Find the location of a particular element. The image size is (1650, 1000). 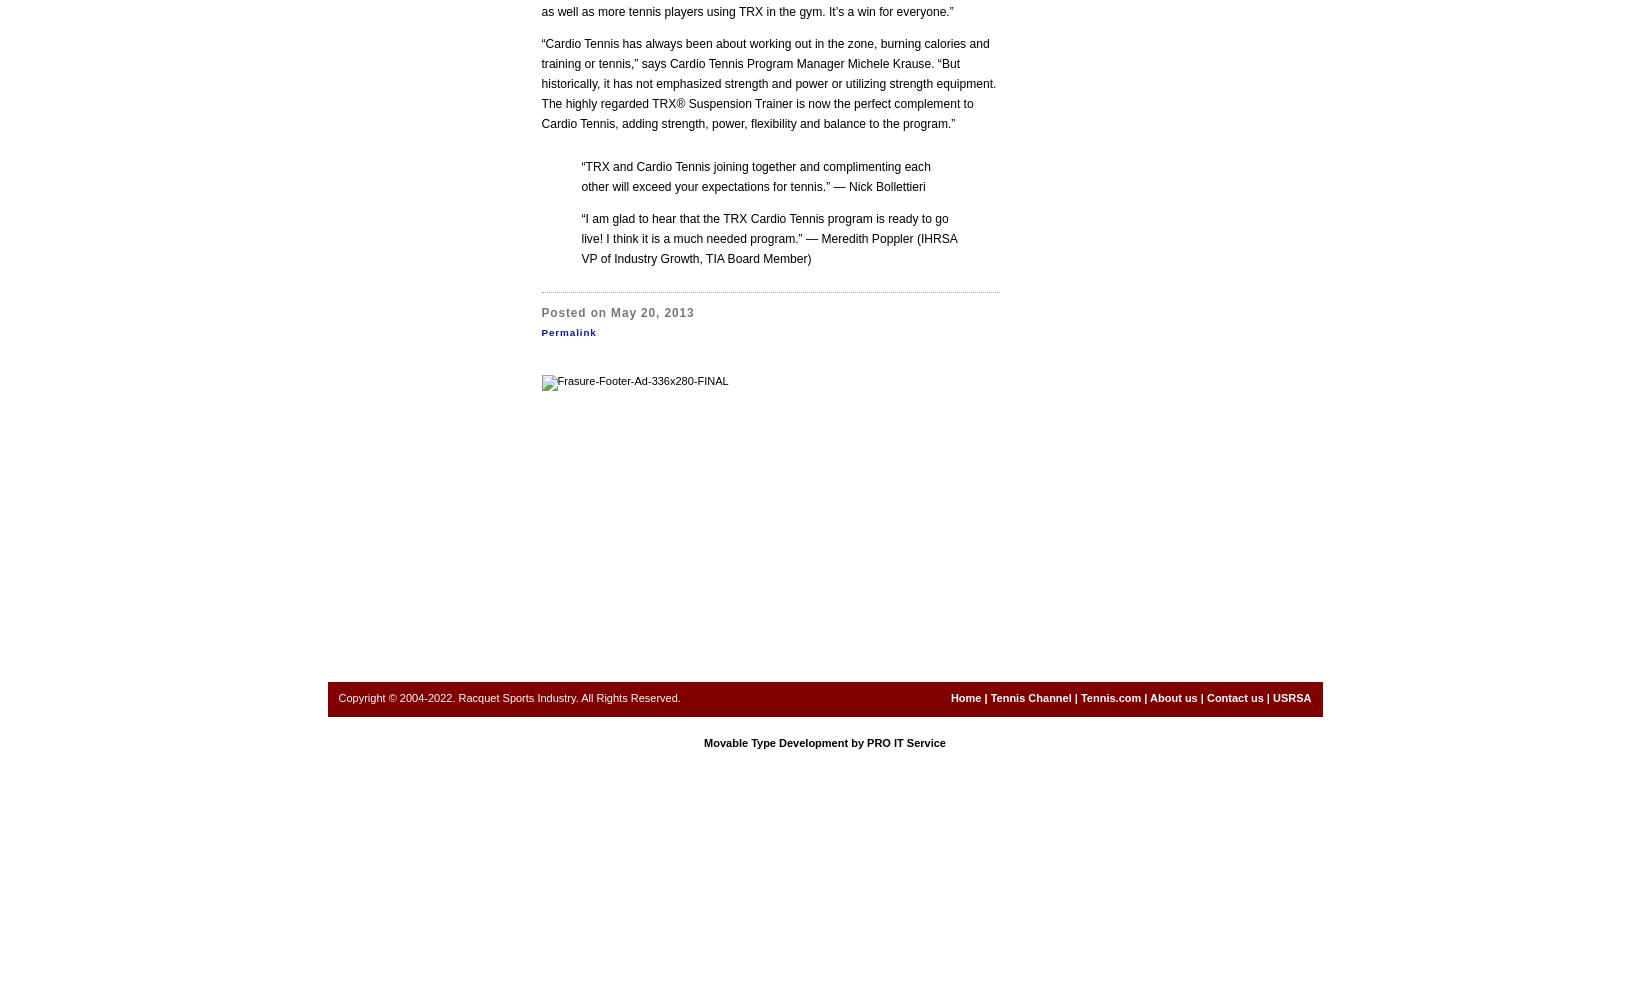

'Home' is located at coordinates (950, 697).